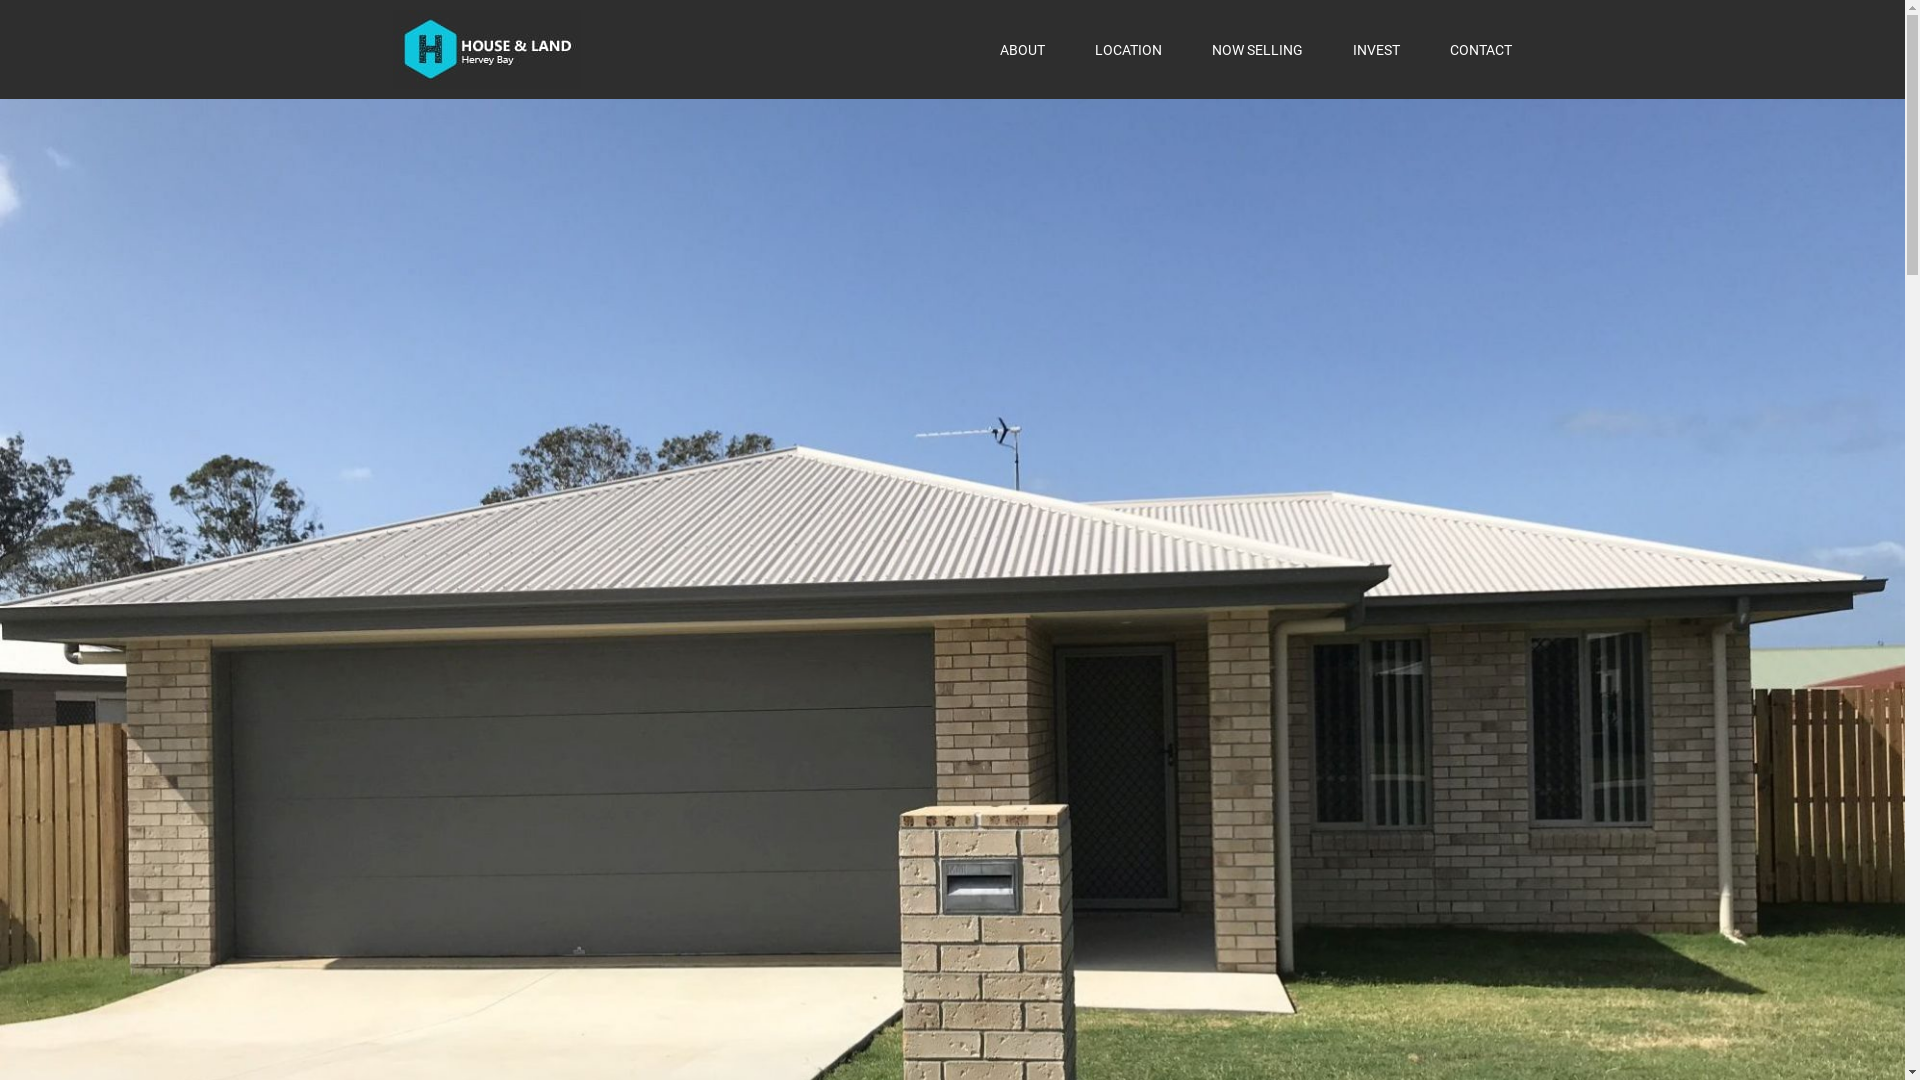 This screenshot has width=1920, height=1080. I want to click on 'ABOUT', so click(999, 48).